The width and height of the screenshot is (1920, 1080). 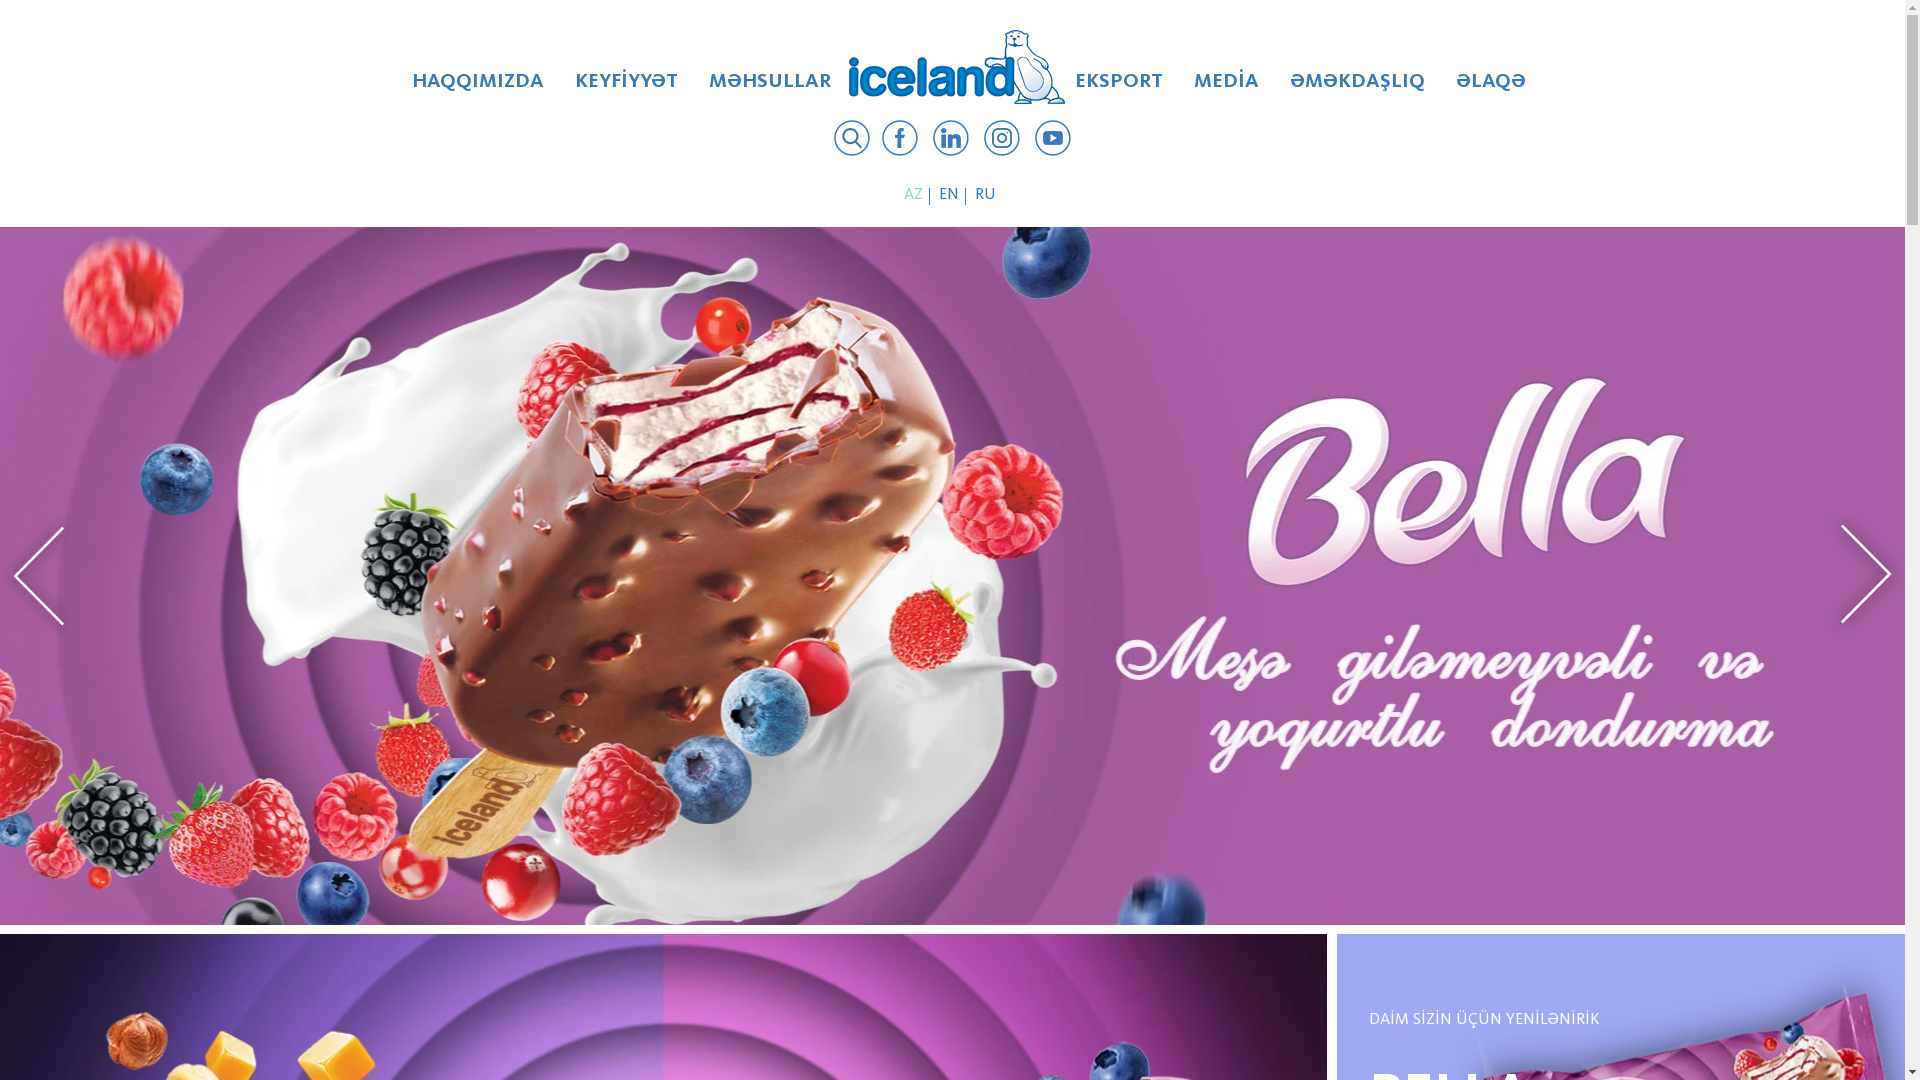 What do you see at coordinates (477, 87) in the screenshot?
I see `'HAQQIMIZDA'` at bounding box center [477, 87].